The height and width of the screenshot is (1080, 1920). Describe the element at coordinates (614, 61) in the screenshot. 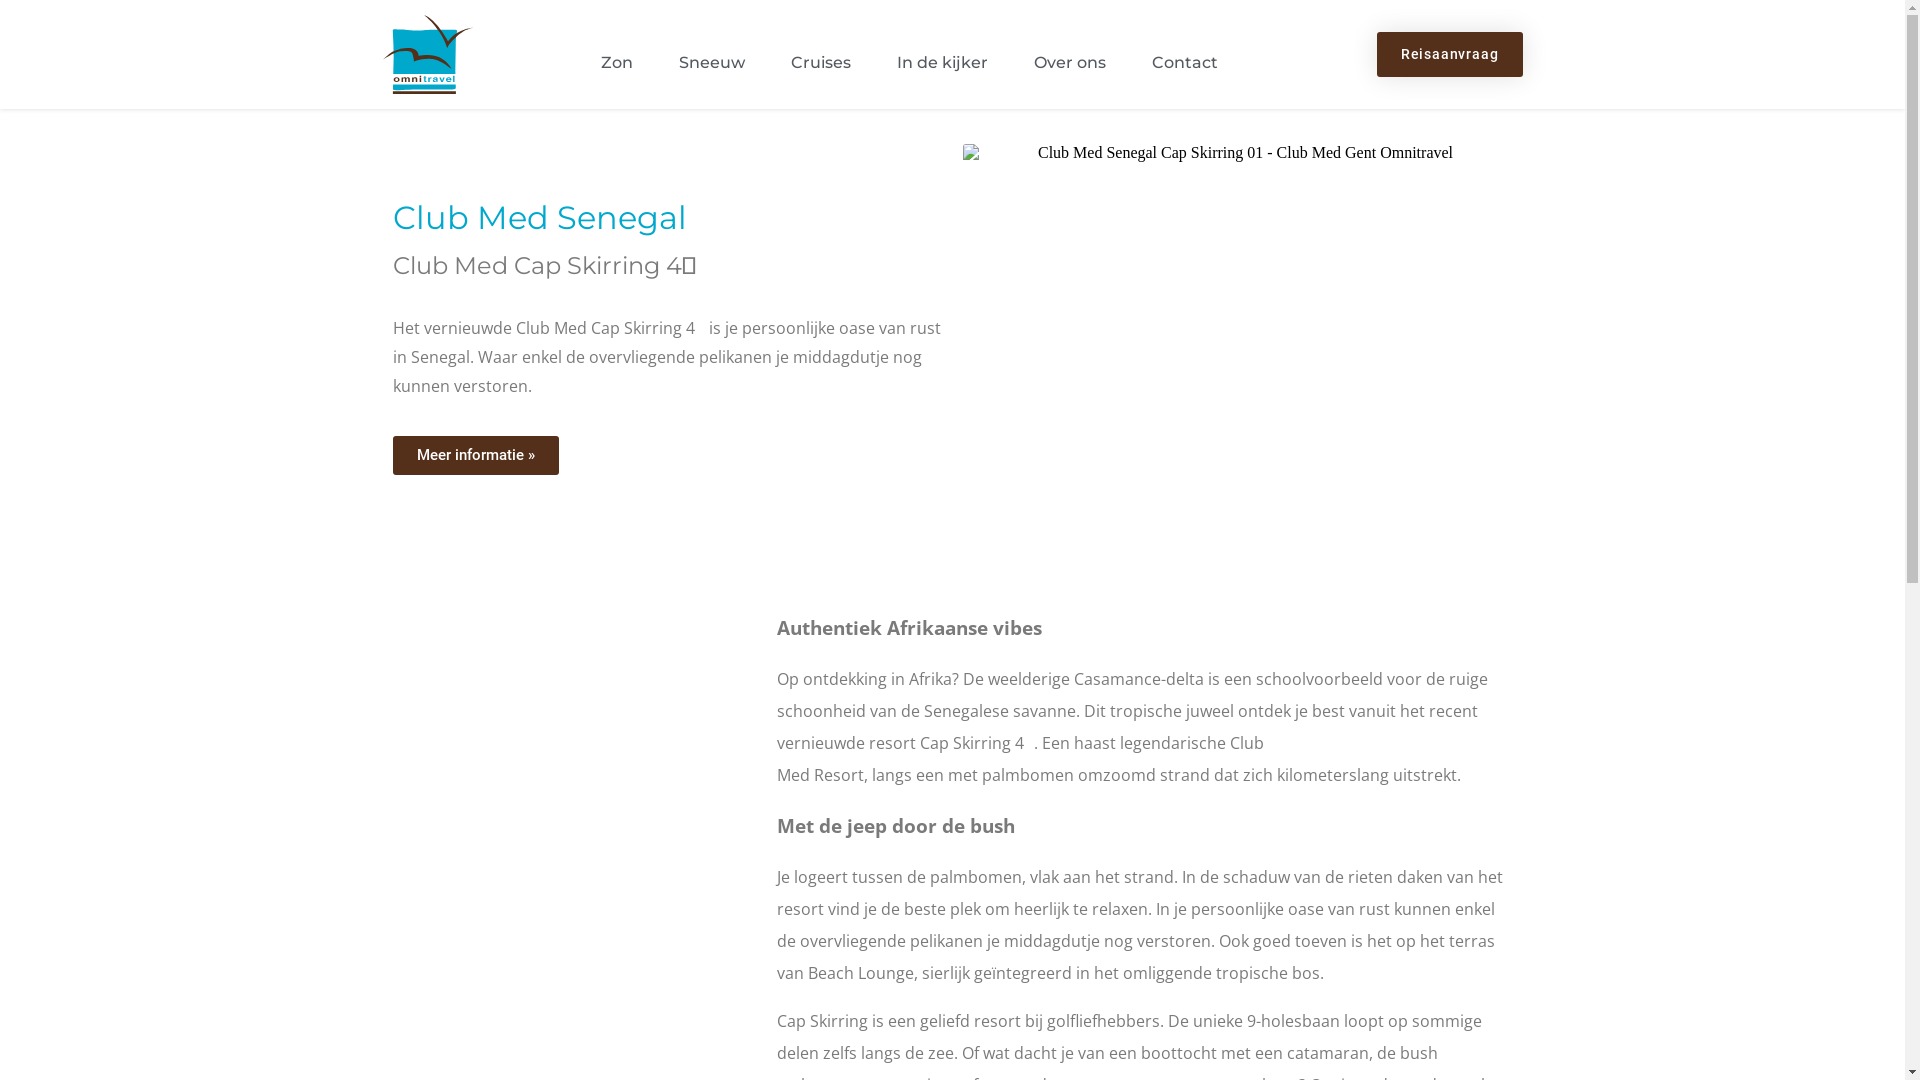

I see `'Zon'` at that location.